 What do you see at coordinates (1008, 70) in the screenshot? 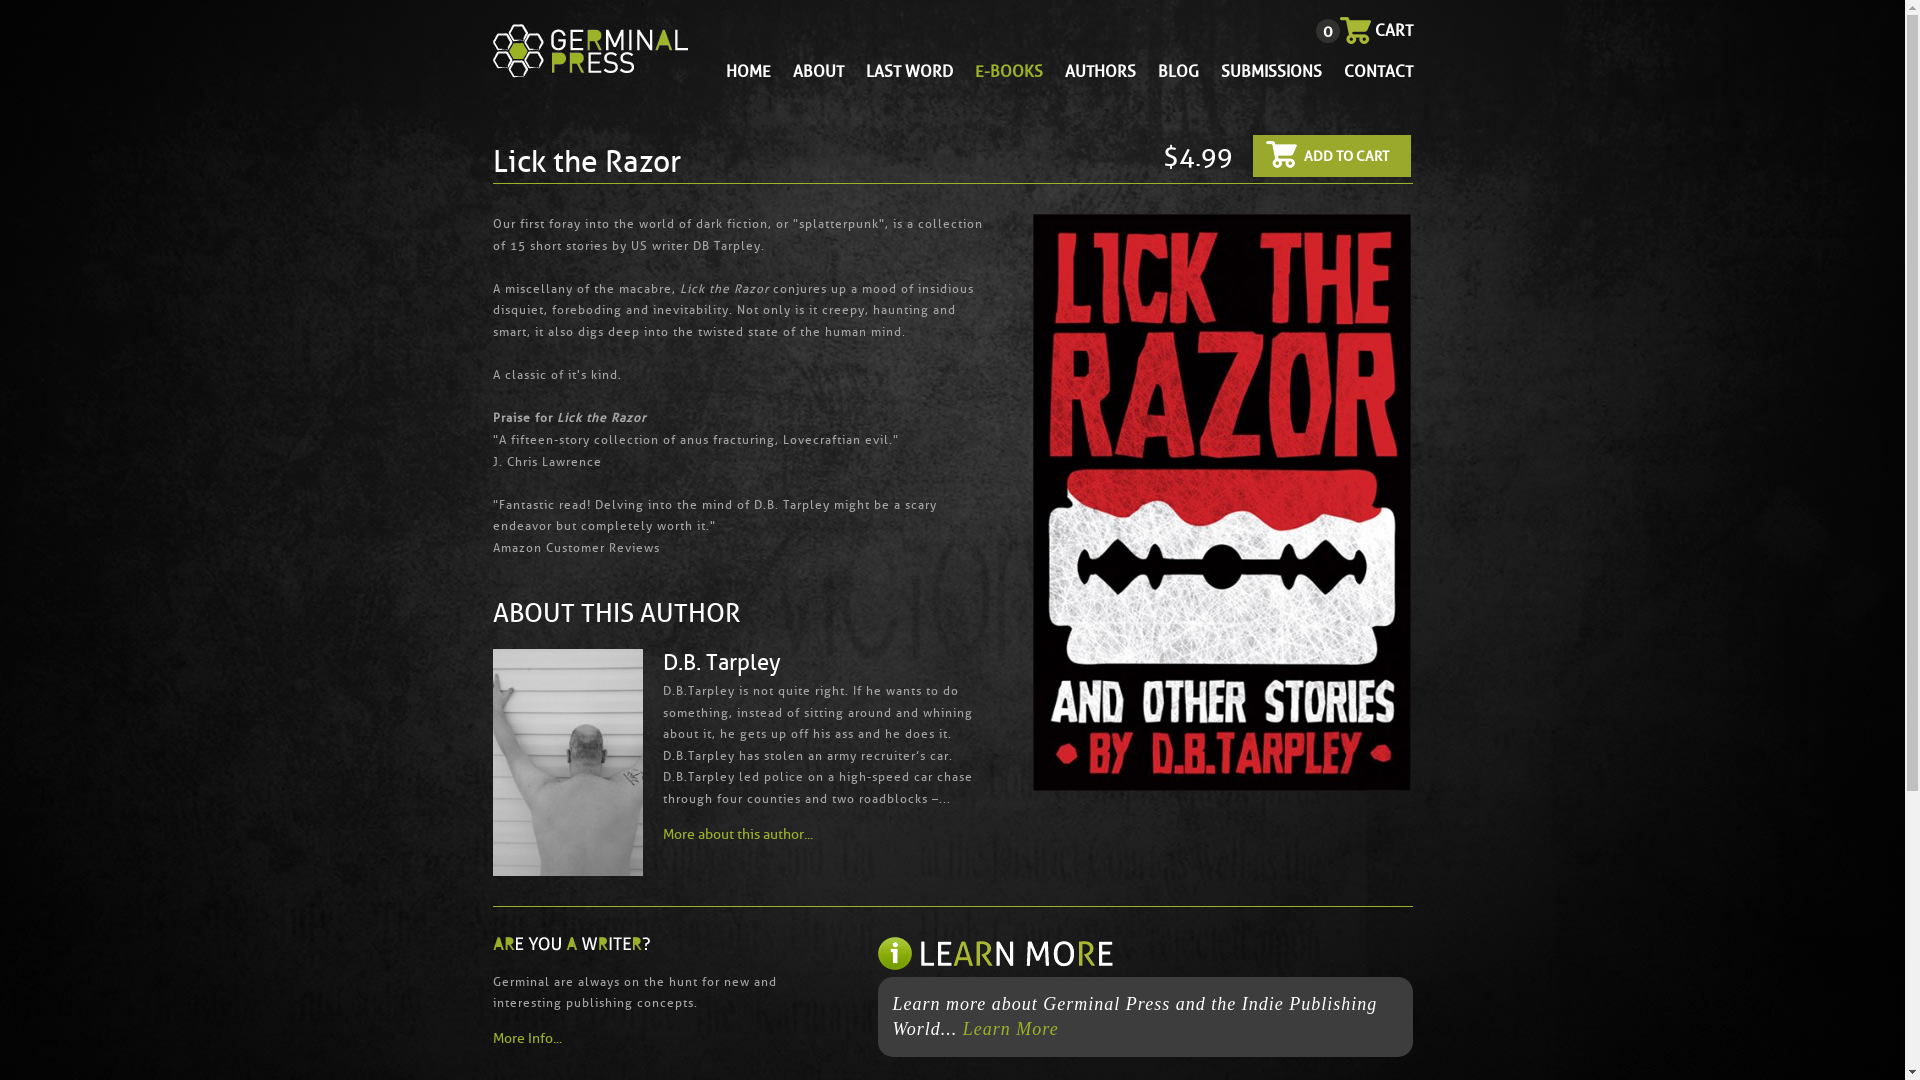
I see `'E-BOOKS'` at bounding box center [1008, 70].